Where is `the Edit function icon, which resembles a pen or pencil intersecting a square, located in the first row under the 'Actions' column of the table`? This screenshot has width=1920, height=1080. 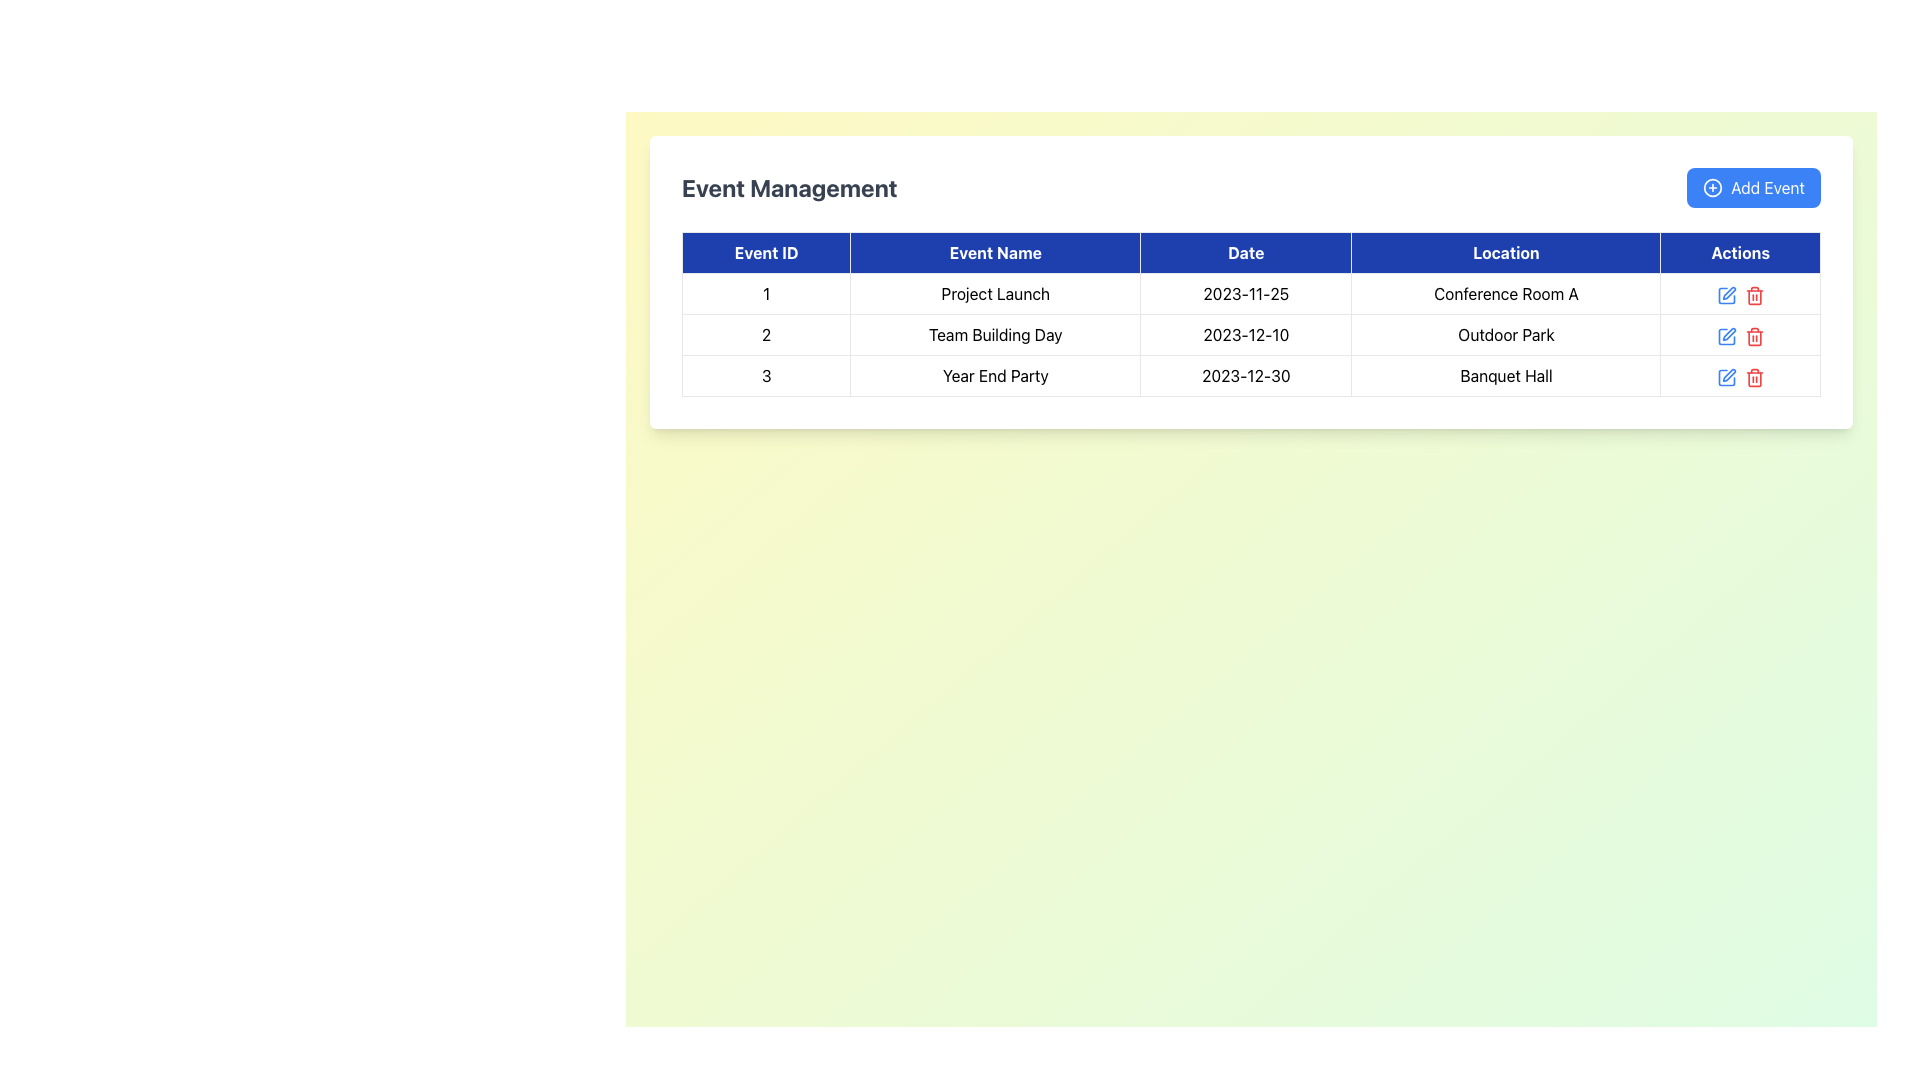
the Edit function icon, which resembles a pen or pencil intersecting a square, located in the first row under the 'Actions' column of the table is located at coordinates (1728, 293).